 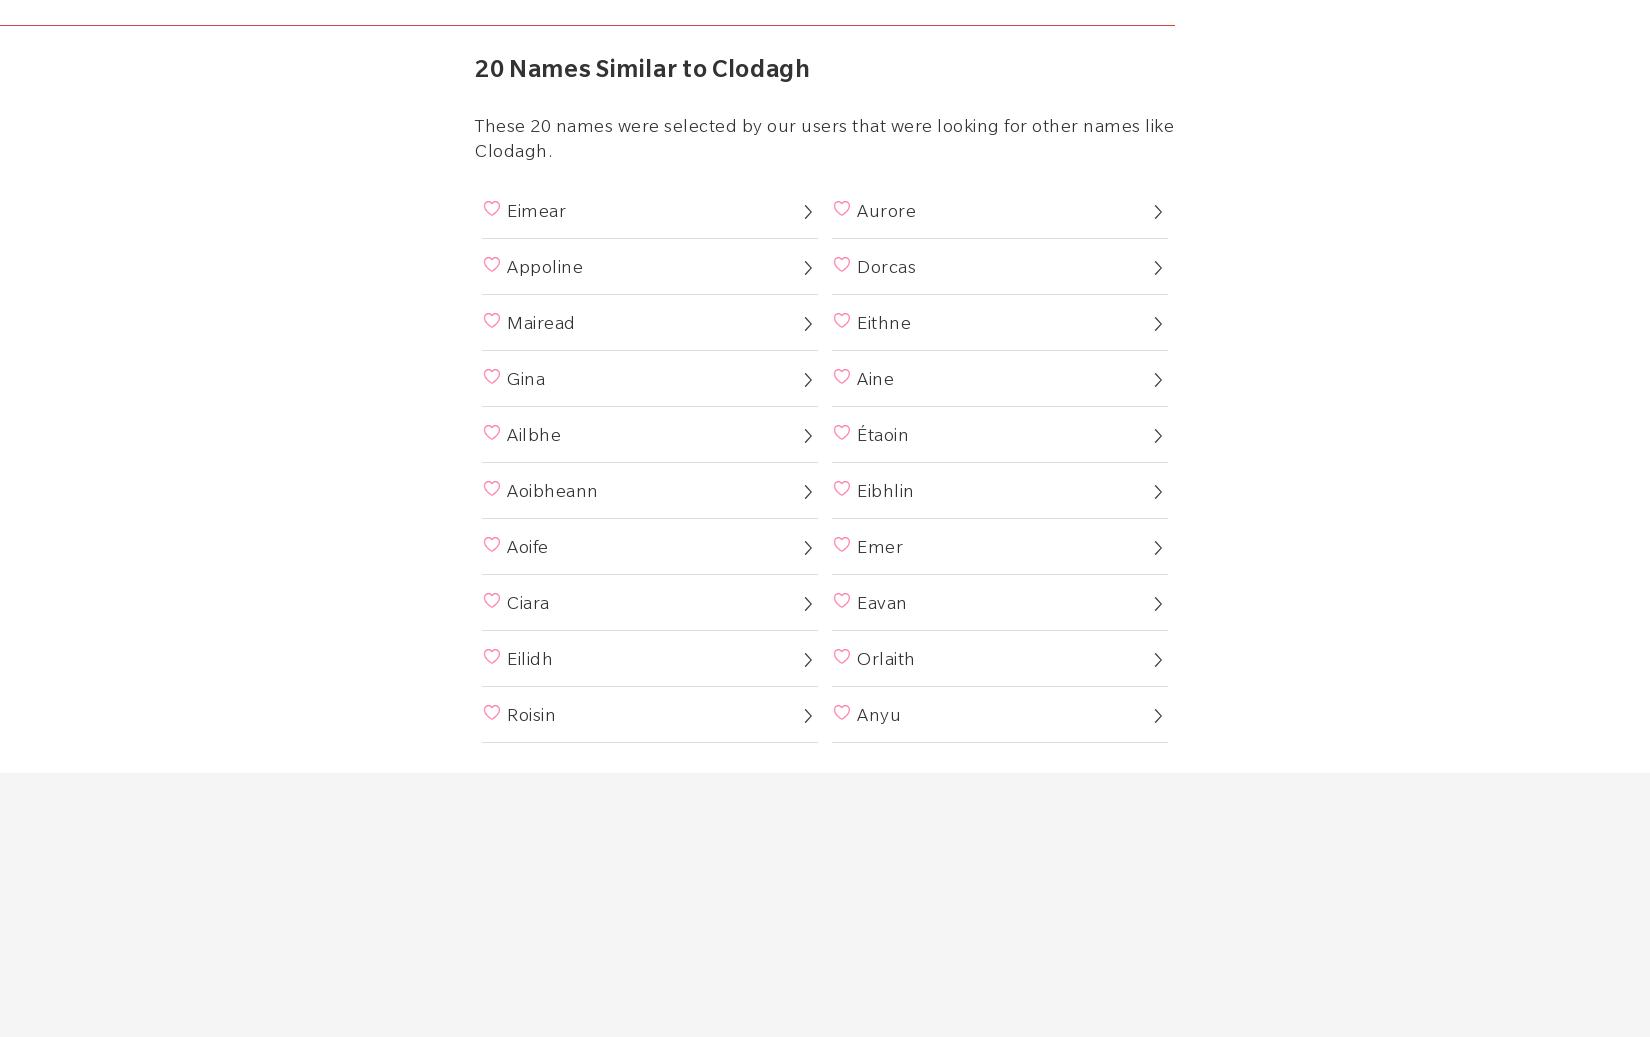 I want to click on 'Gina', so click(x=525, y=377).